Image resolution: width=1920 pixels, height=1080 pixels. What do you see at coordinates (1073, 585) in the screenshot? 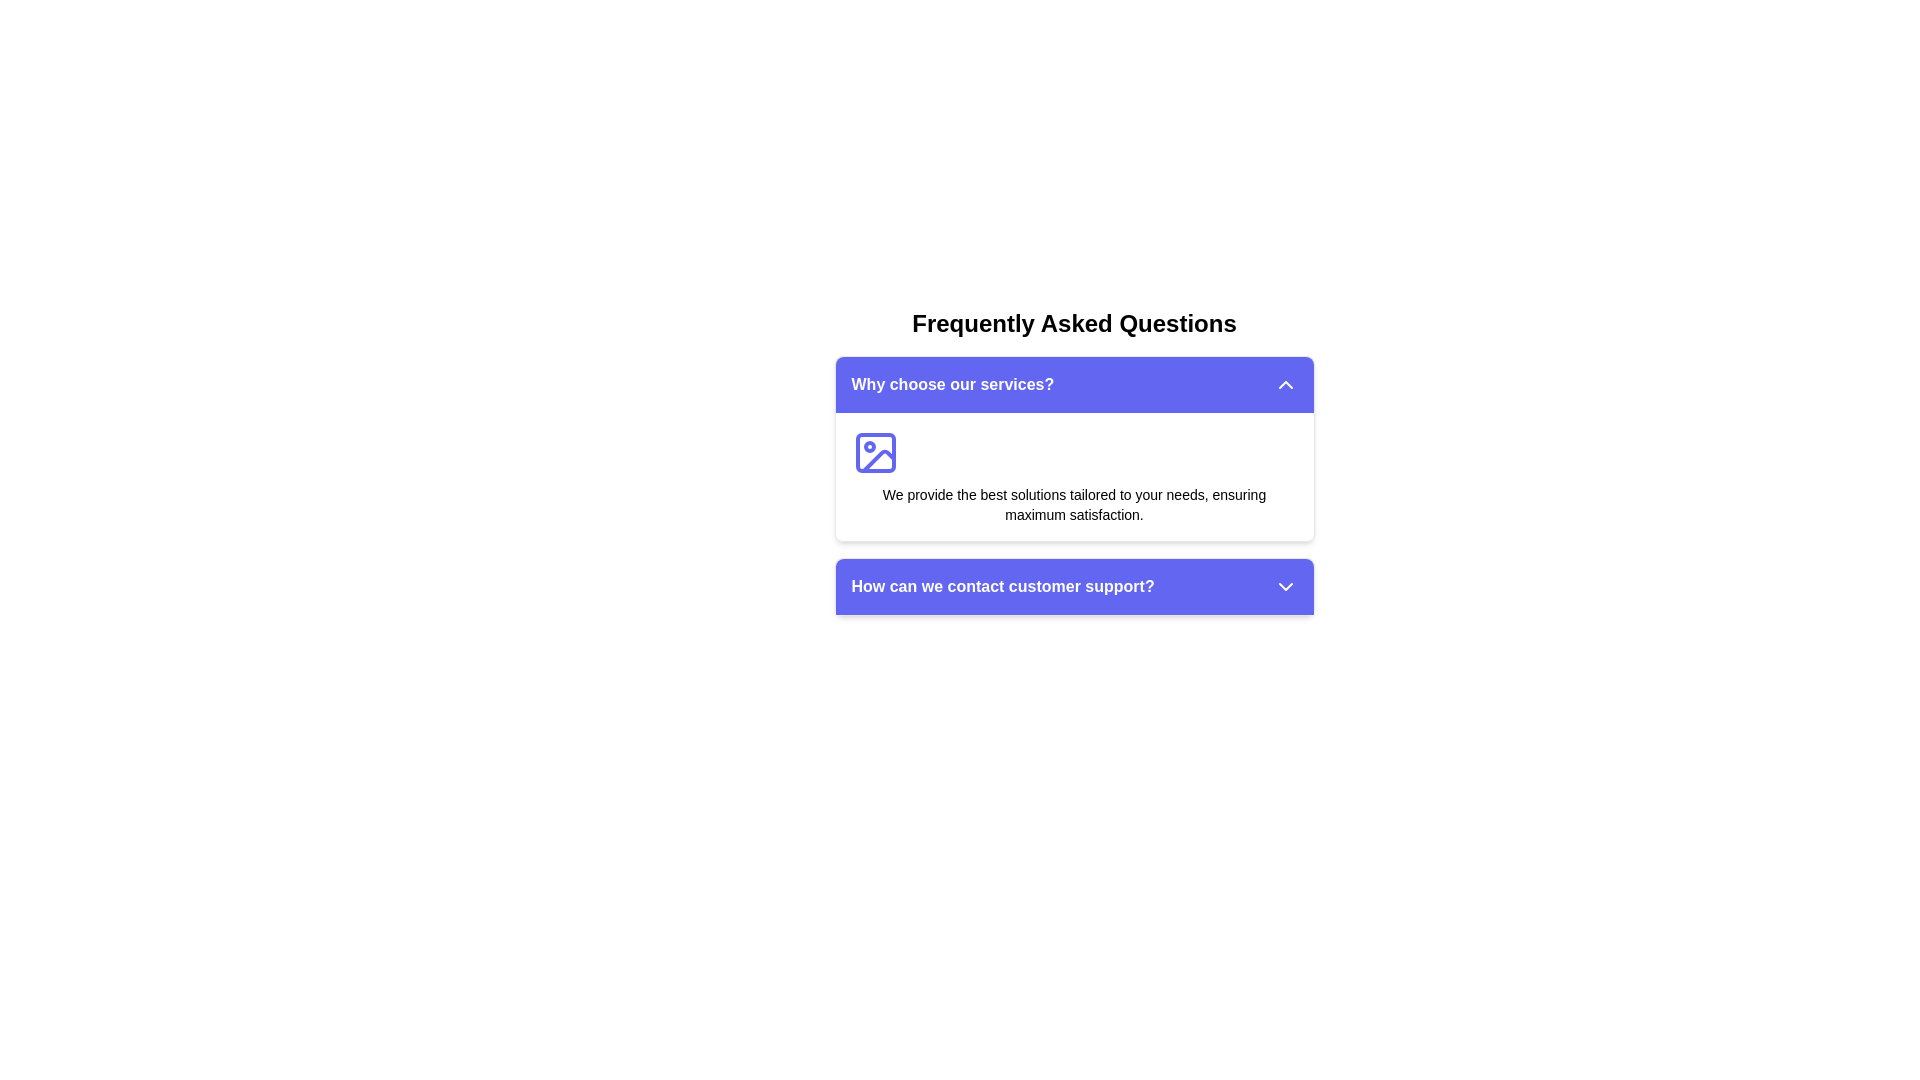
I see `the clickable header or accordion toggle labeled 'How can we contact customer support?'` at bounding box center [1073, 585].